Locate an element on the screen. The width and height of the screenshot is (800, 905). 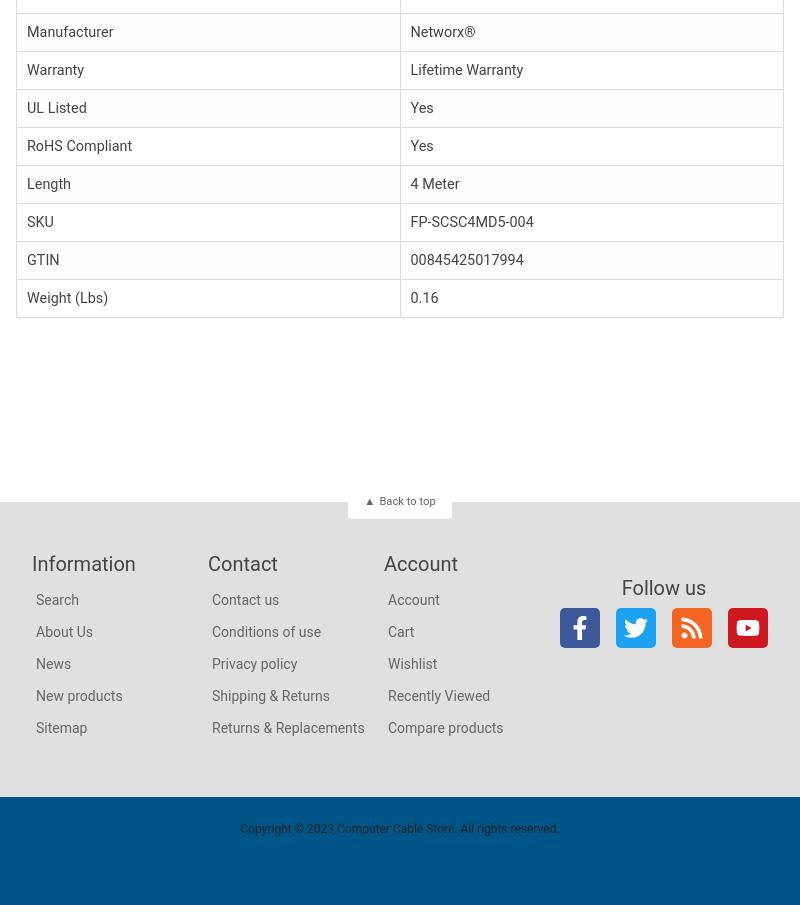
'Weight (Lbs)' is located at coordinates (67, 297).